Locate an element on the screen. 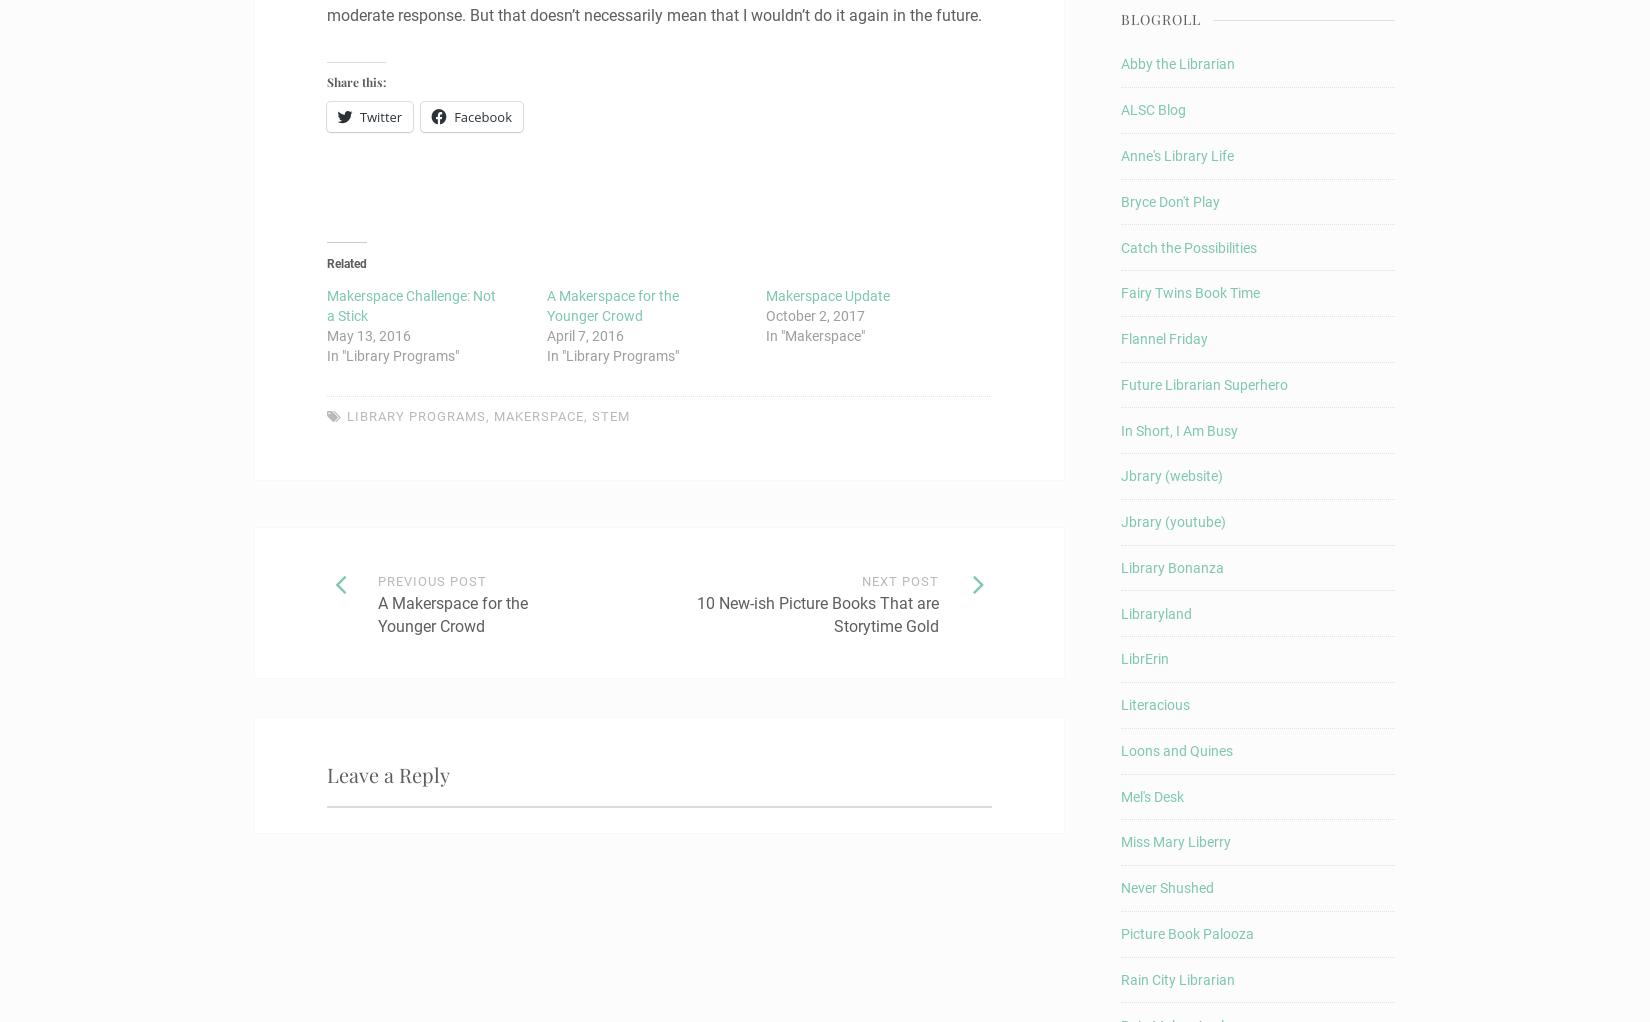 The width and height of the screenshot is (1650, 1022). 'Blogroll' is located at coordinates (1160, 17).